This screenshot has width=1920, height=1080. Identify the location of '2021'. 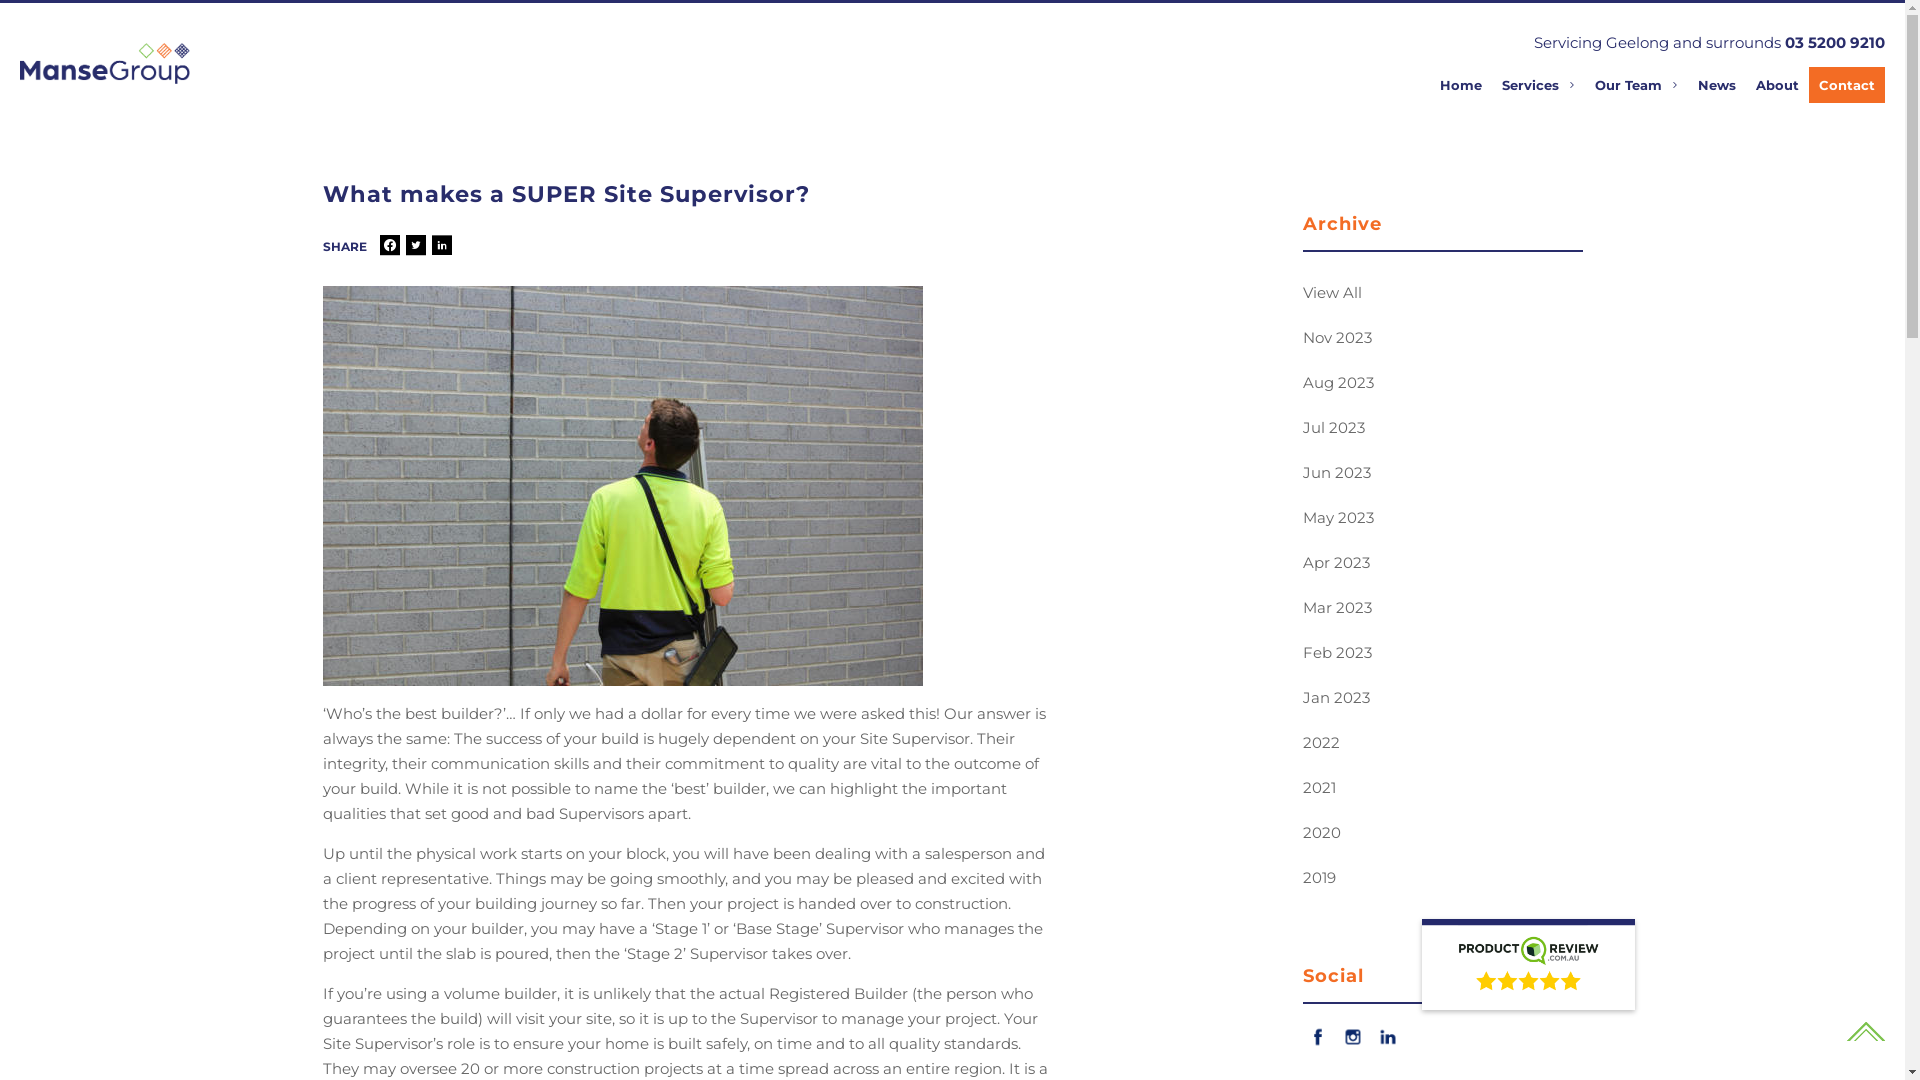
(1441, 786).